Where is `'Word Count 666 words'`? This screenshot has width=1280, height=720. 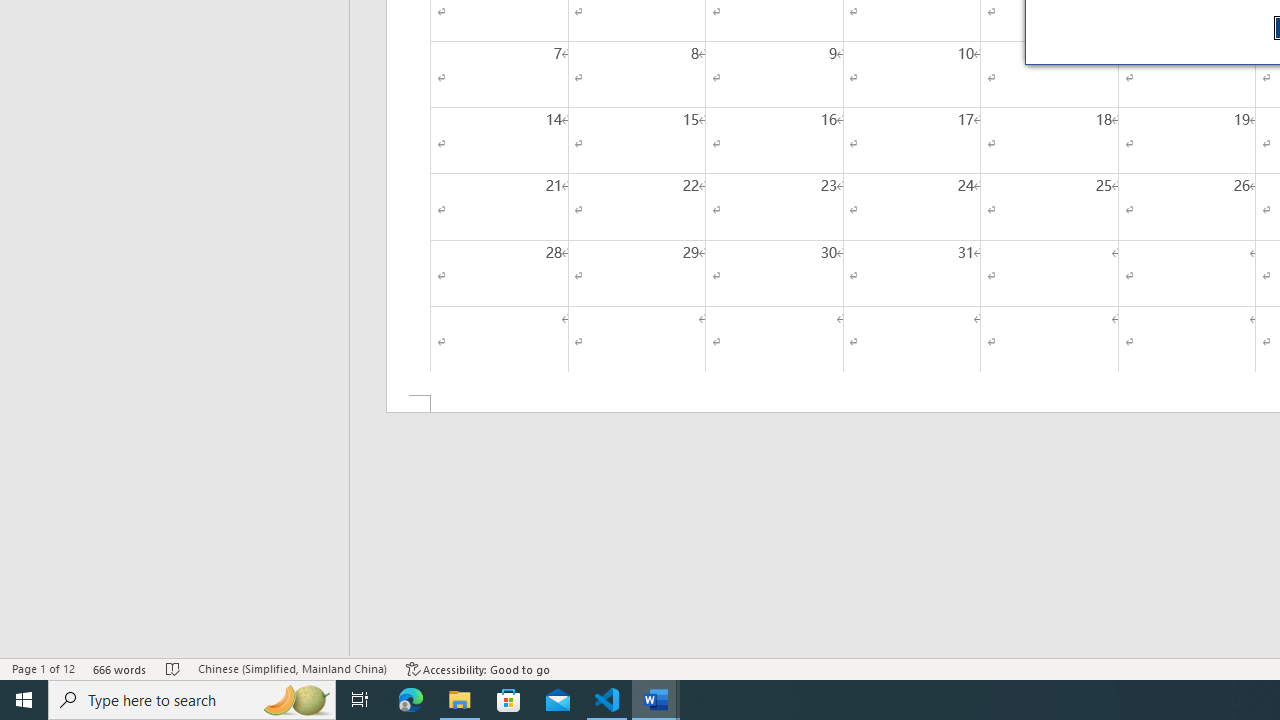 'Word Count 666 words' is located at coordinates (119, 669).